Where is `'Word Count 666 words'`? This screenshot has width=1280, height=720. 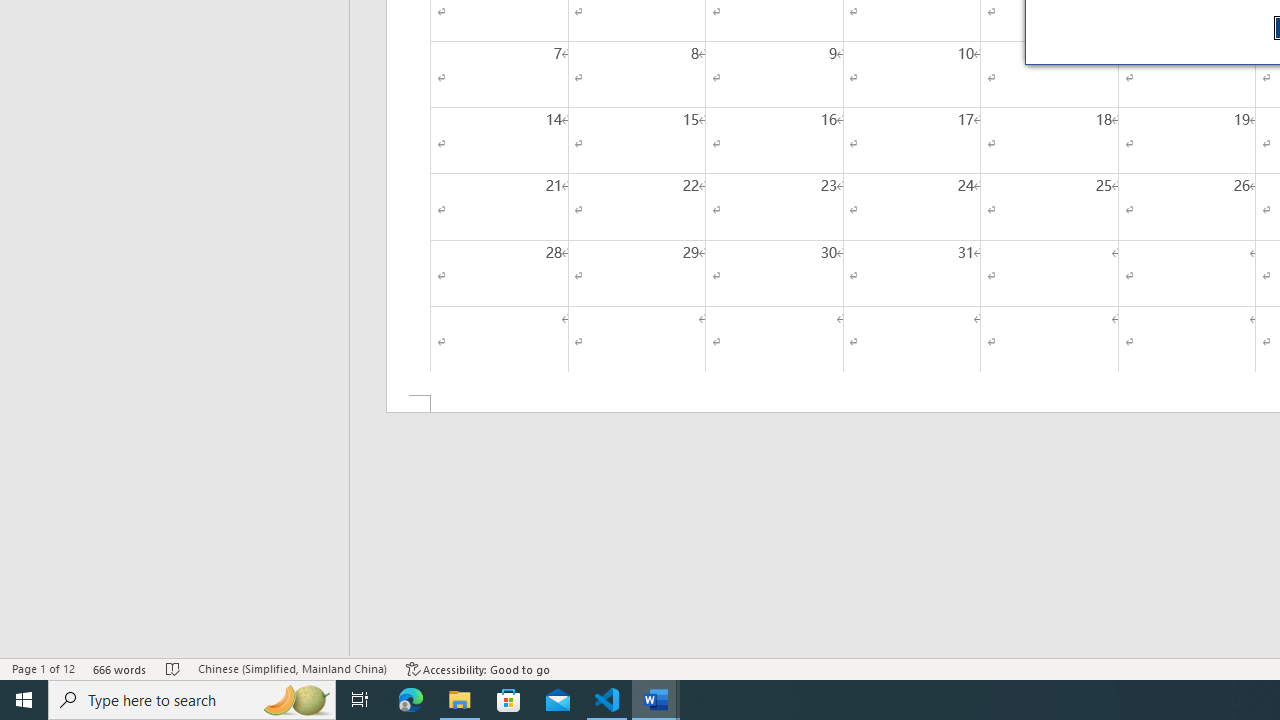 'Word Count 666 words' is located at coordinates (119, 669).